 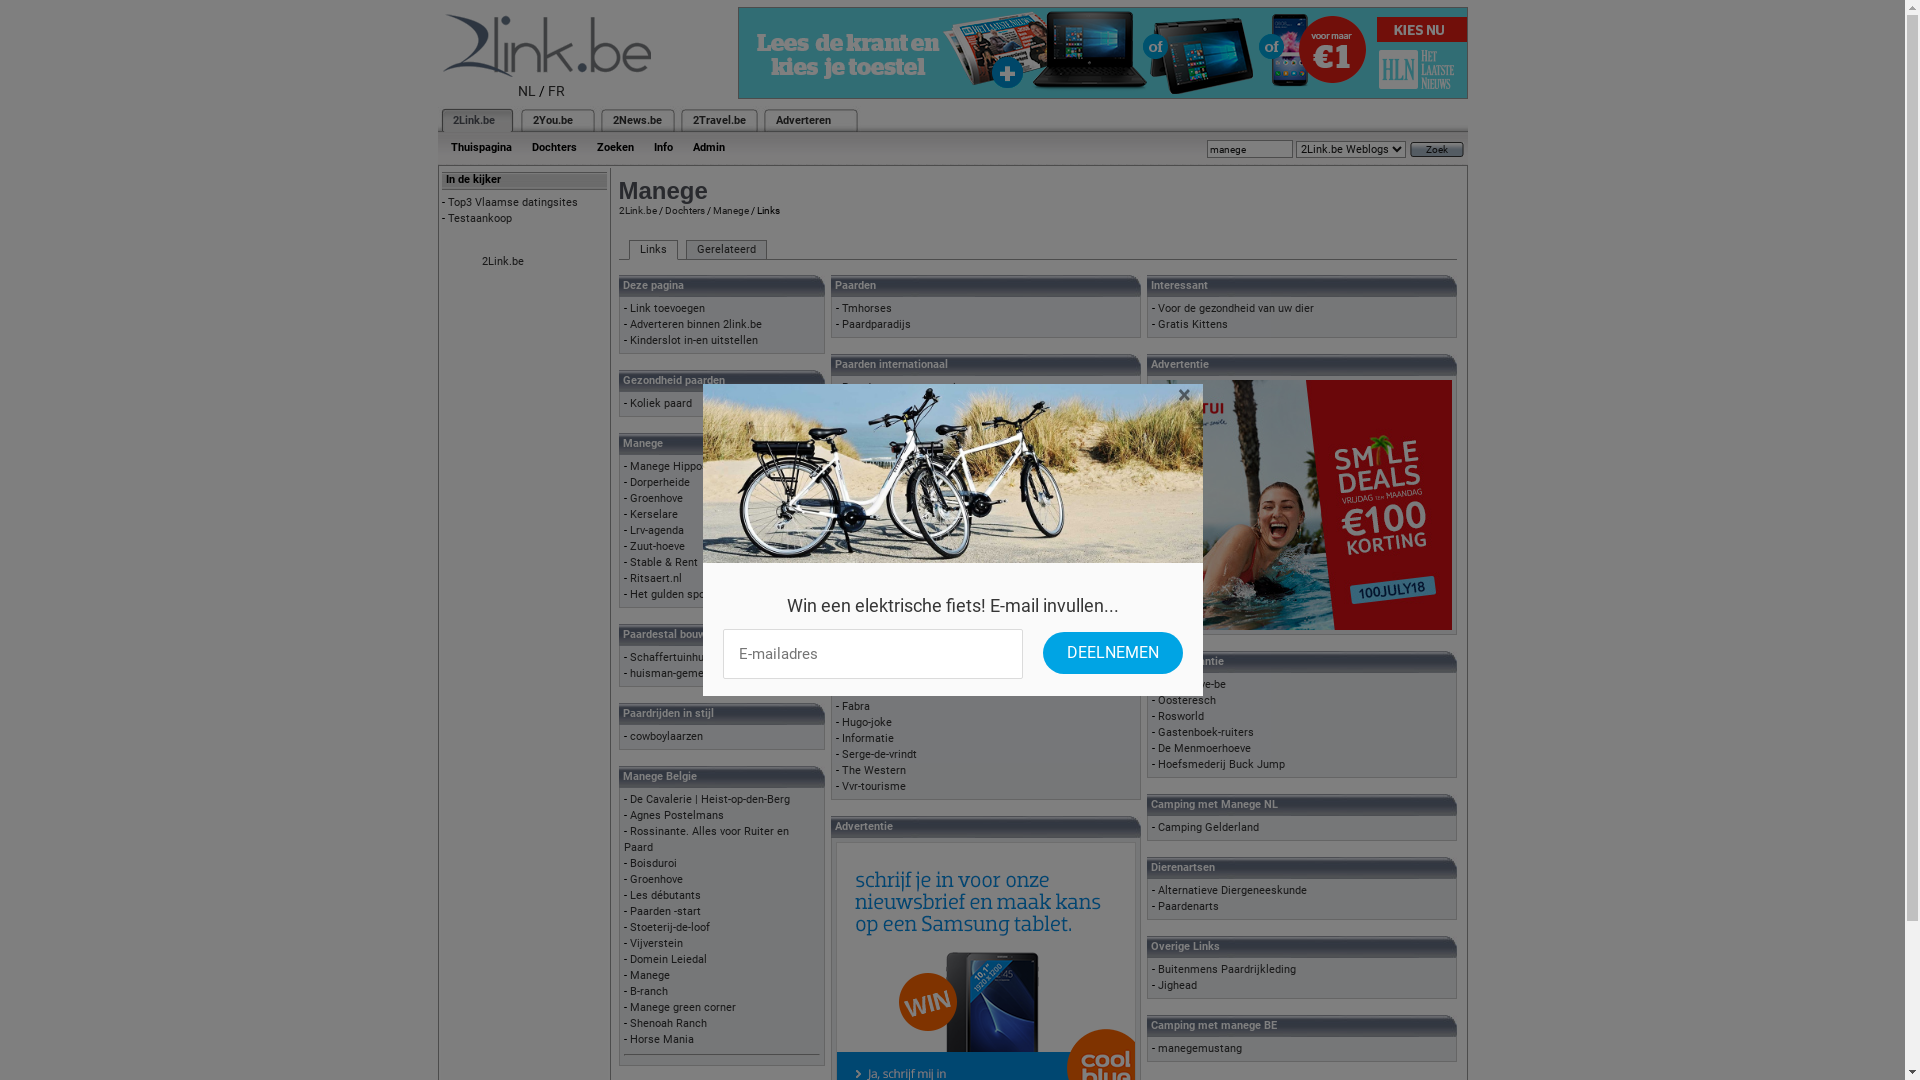 I want to click on 'Paardparadijs', so click(x=876, y=323).